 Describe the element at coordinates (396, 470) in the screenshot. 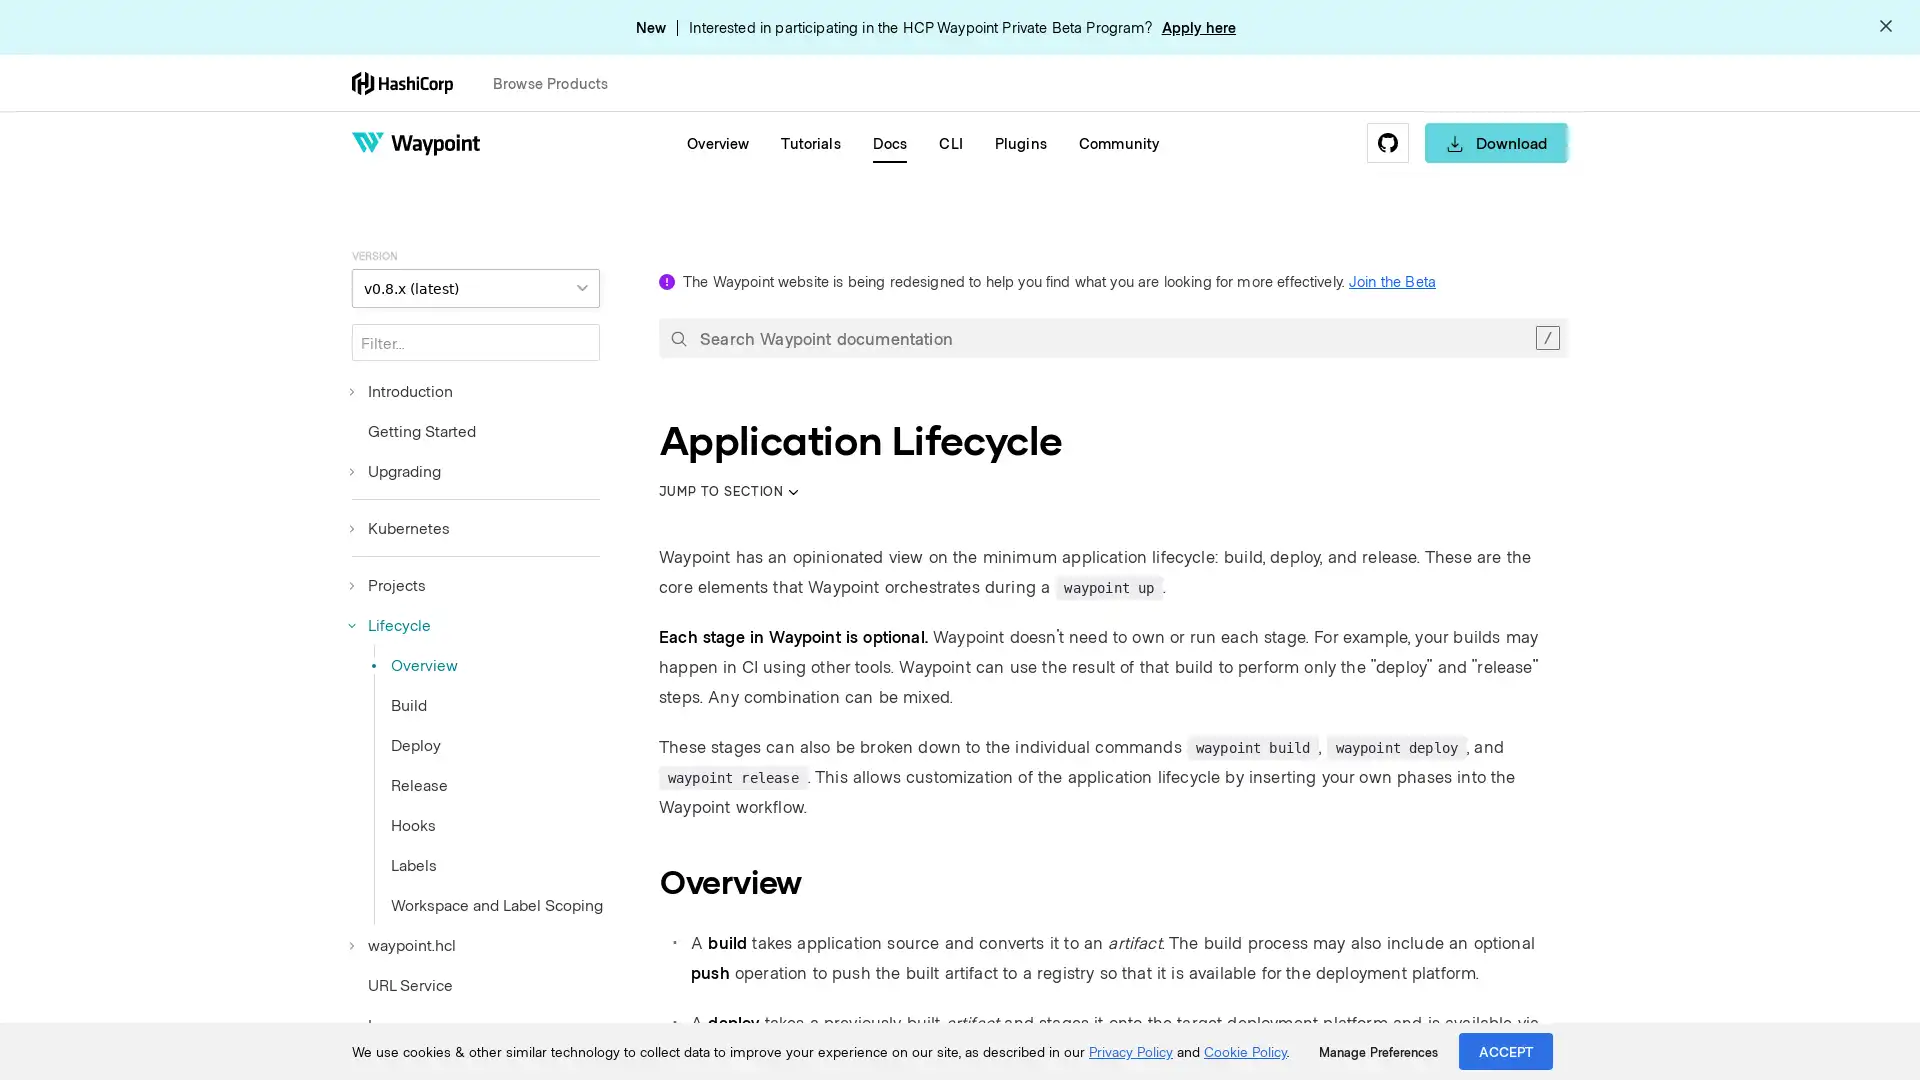

I see `Upgrading` at that location.